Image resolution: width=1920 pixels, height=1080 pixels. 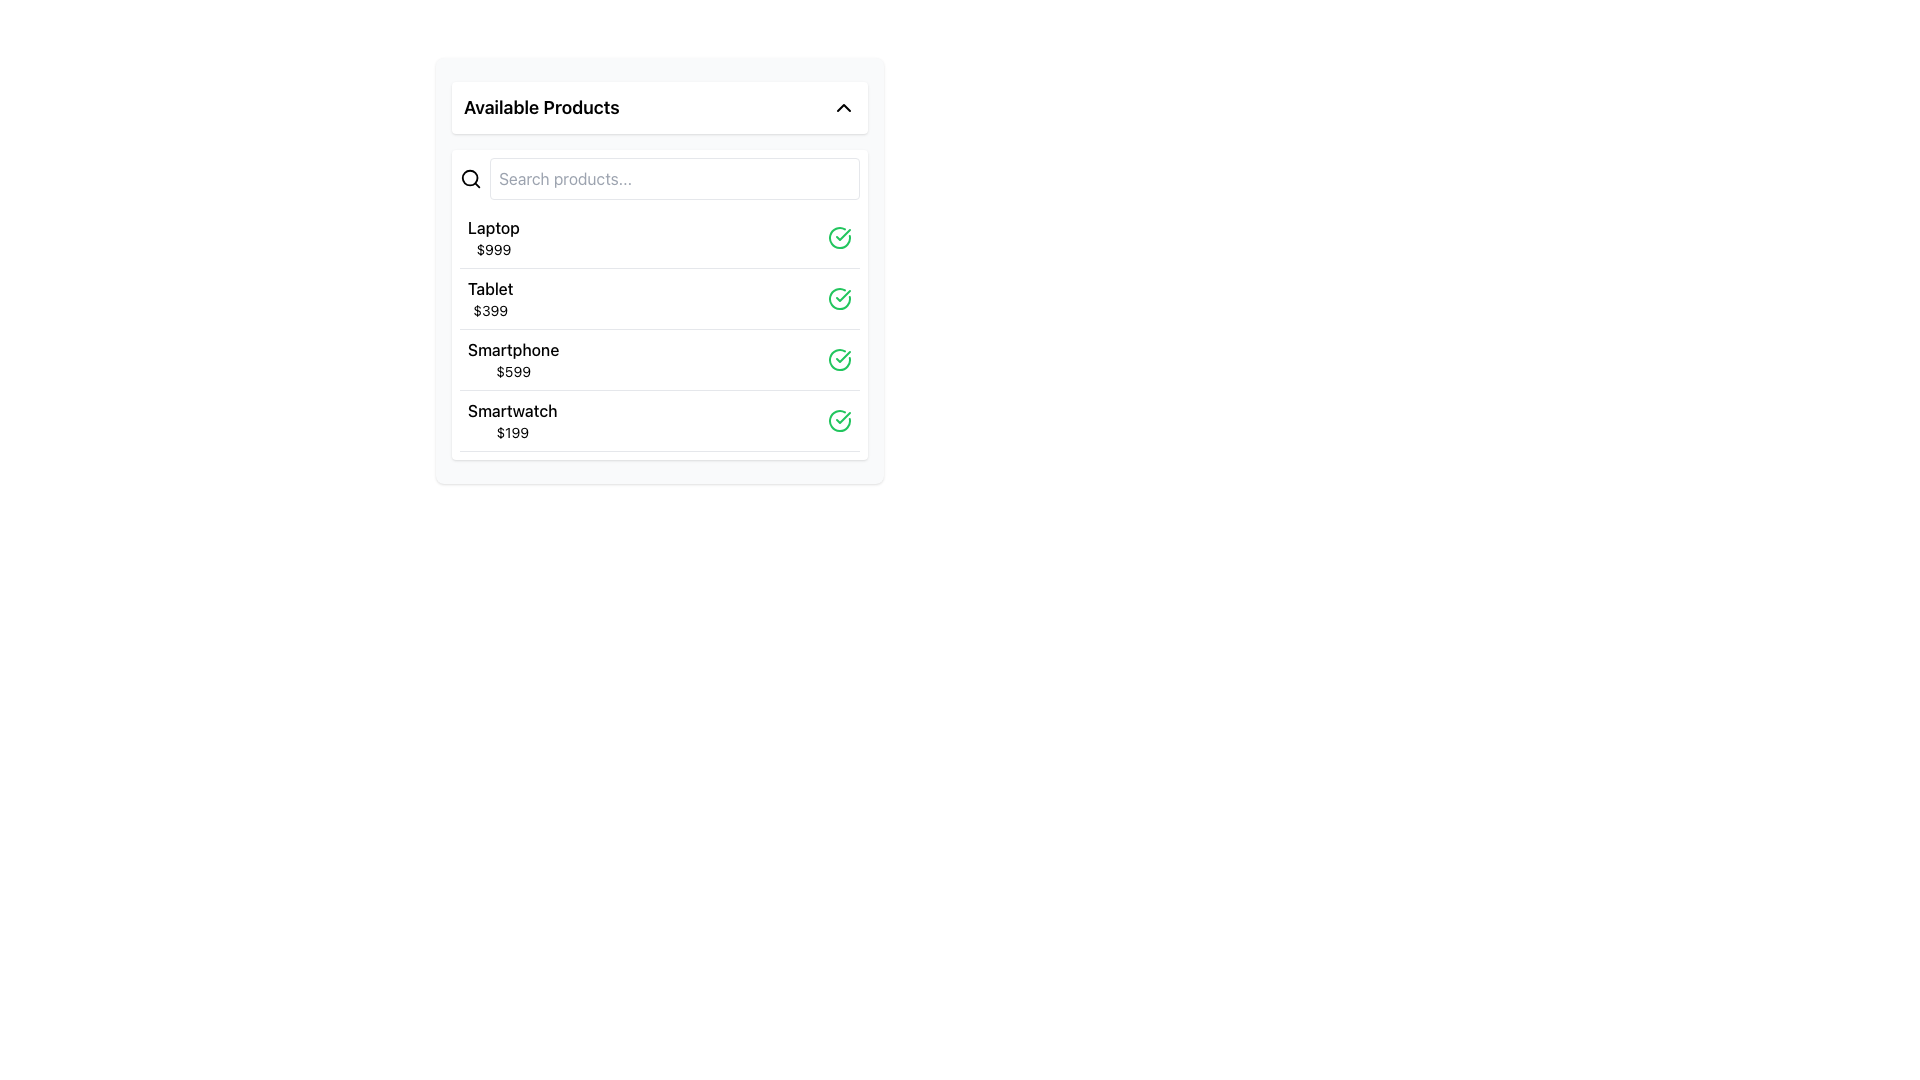 What do you see at coordinates (512, 431) in the screenshot?
I see `the static text element displaying the price '$199' located directly beneath the 'Smartwatch' product name` at bounding box center [512, 431].